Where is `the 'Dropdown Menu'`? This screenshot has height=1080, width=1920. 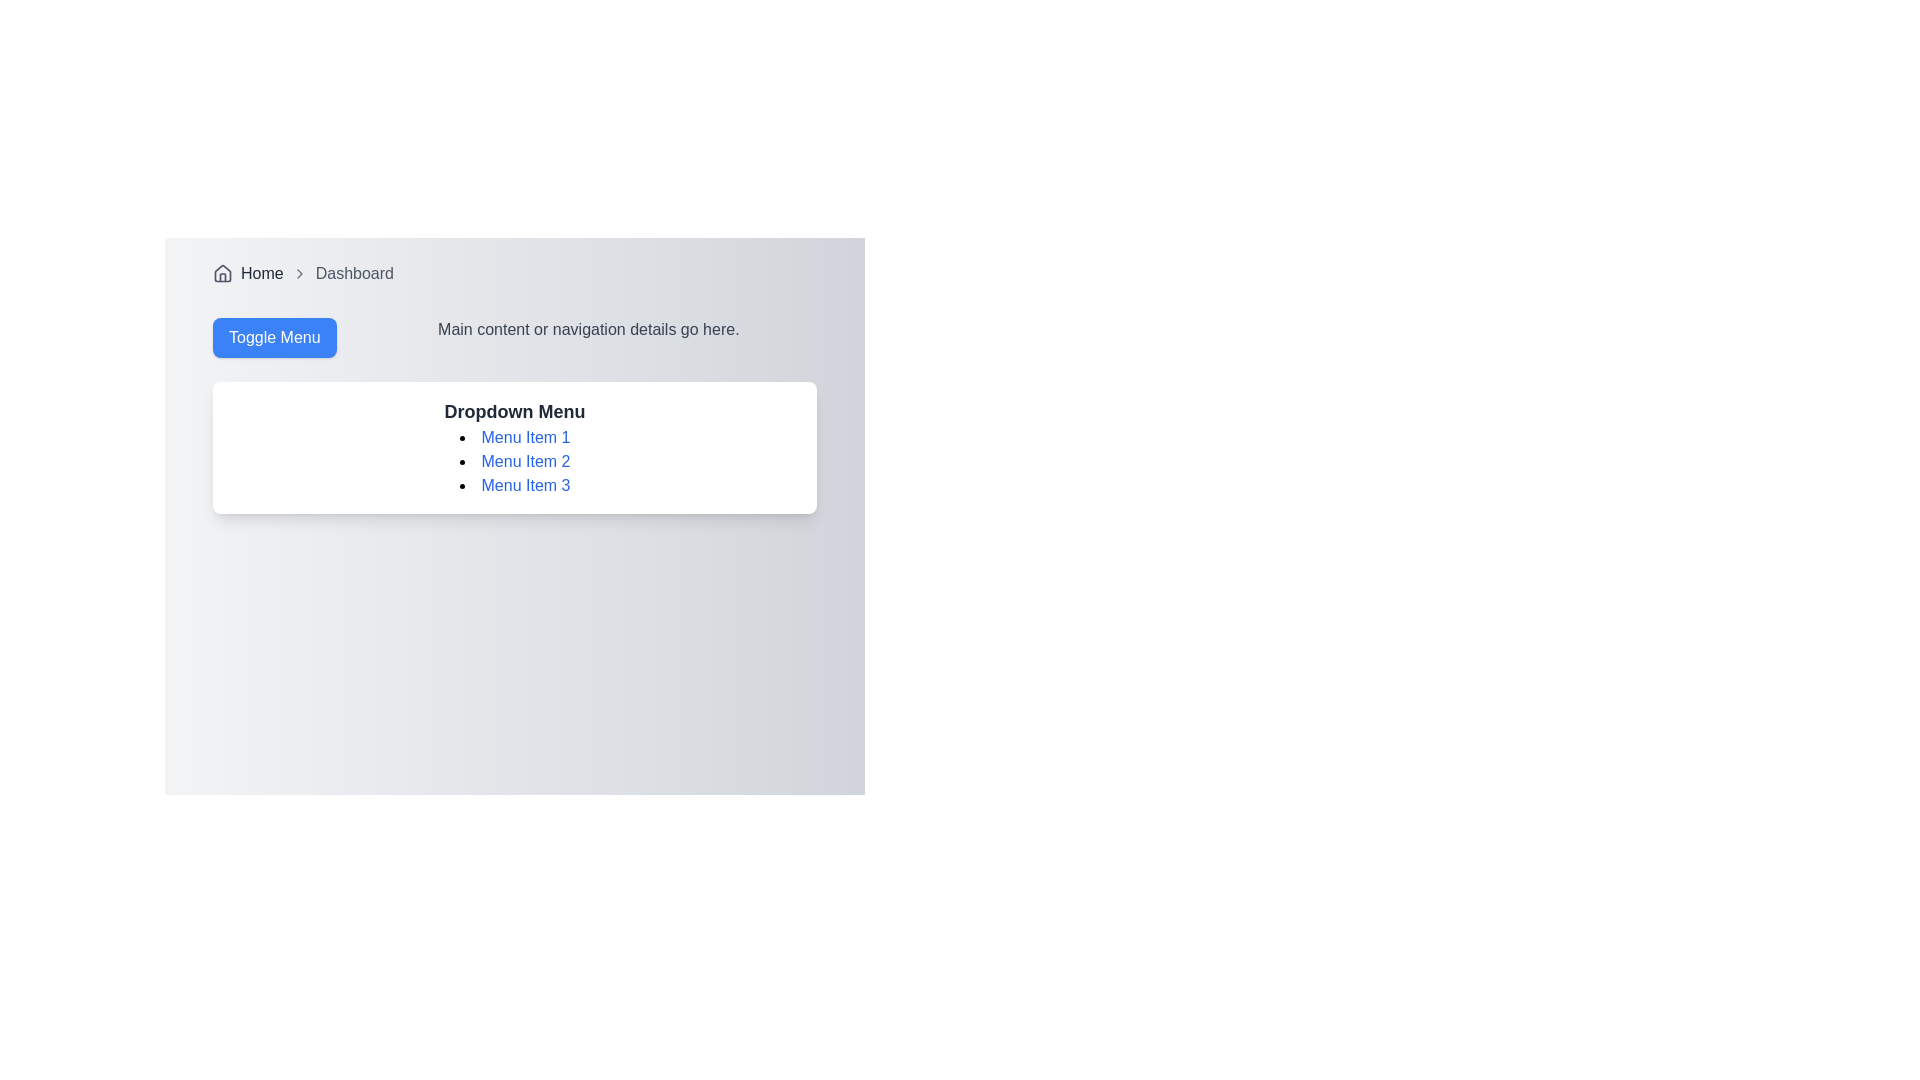 the 'Dropdown Menu' is located at coordinates (514, 446).